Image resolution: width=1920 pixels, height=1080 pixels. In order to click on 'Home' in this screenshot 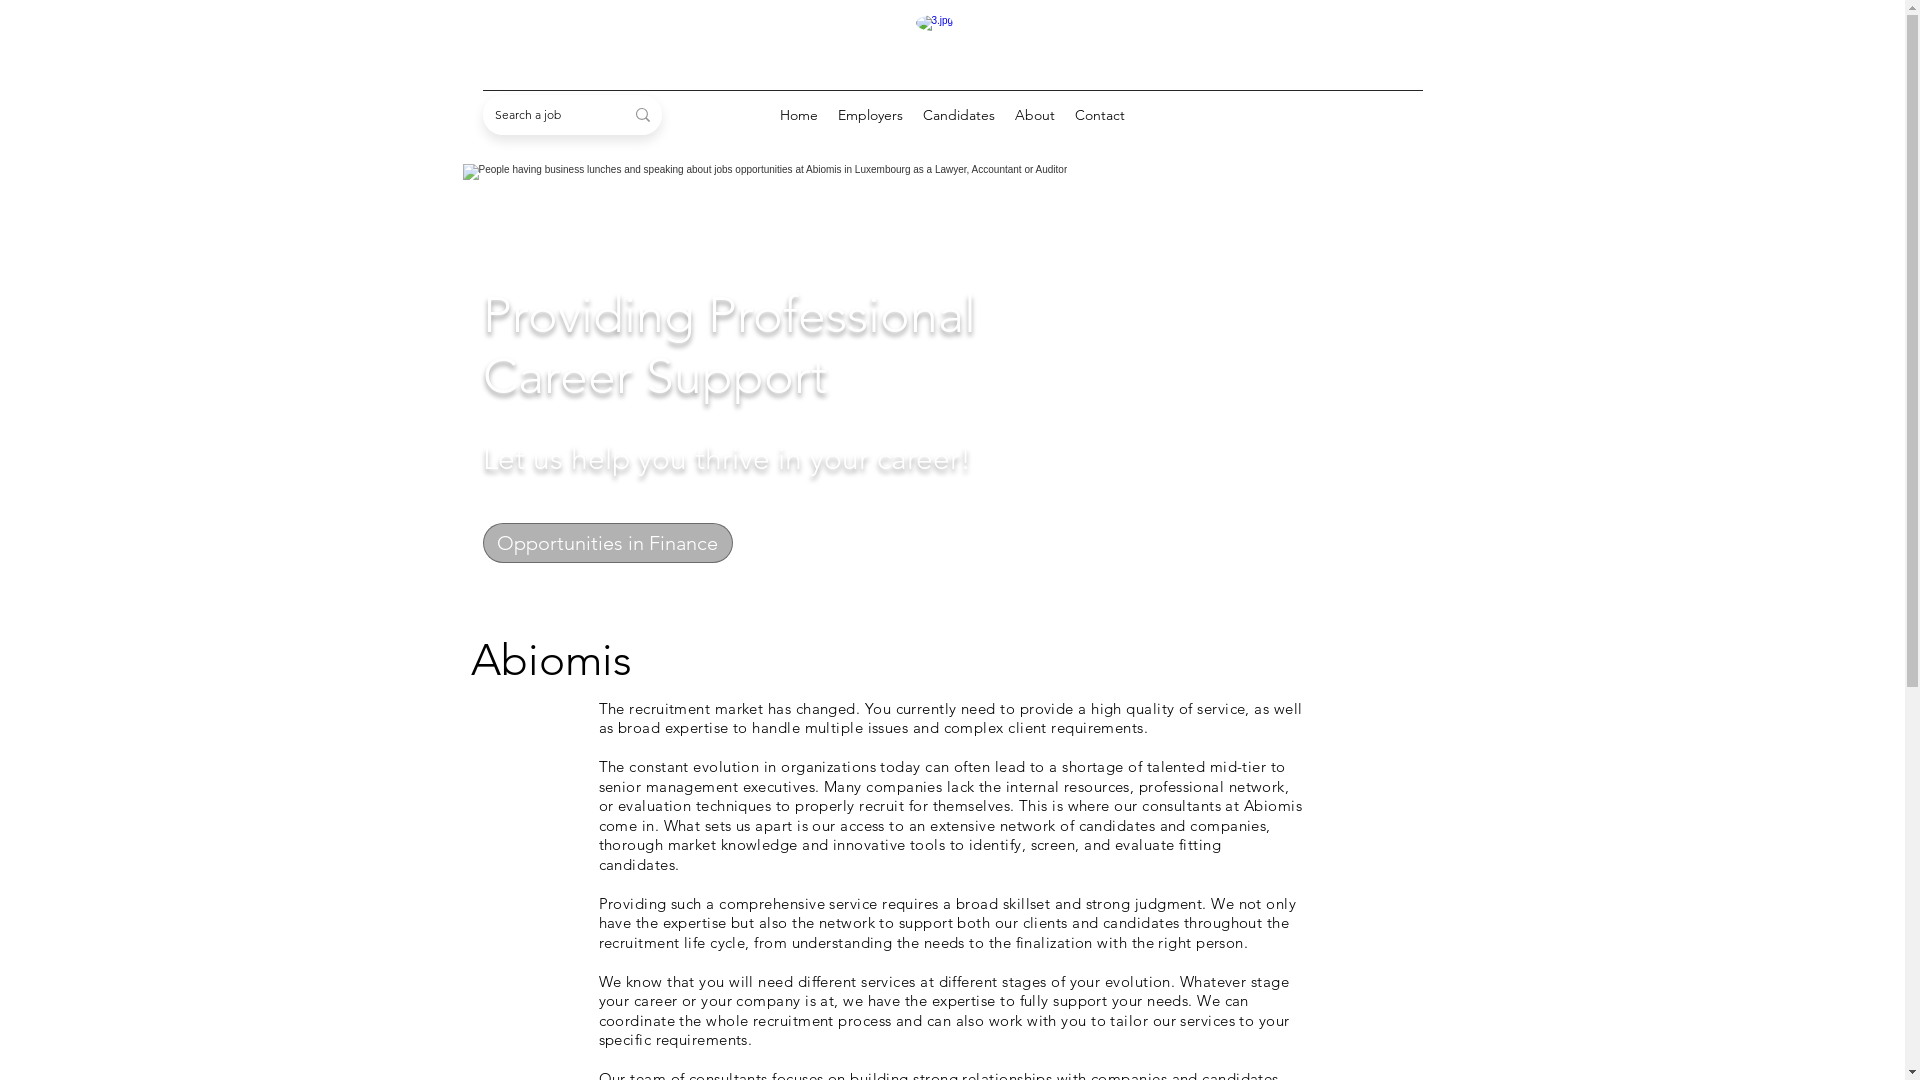, I will do `click(797, 115)`.